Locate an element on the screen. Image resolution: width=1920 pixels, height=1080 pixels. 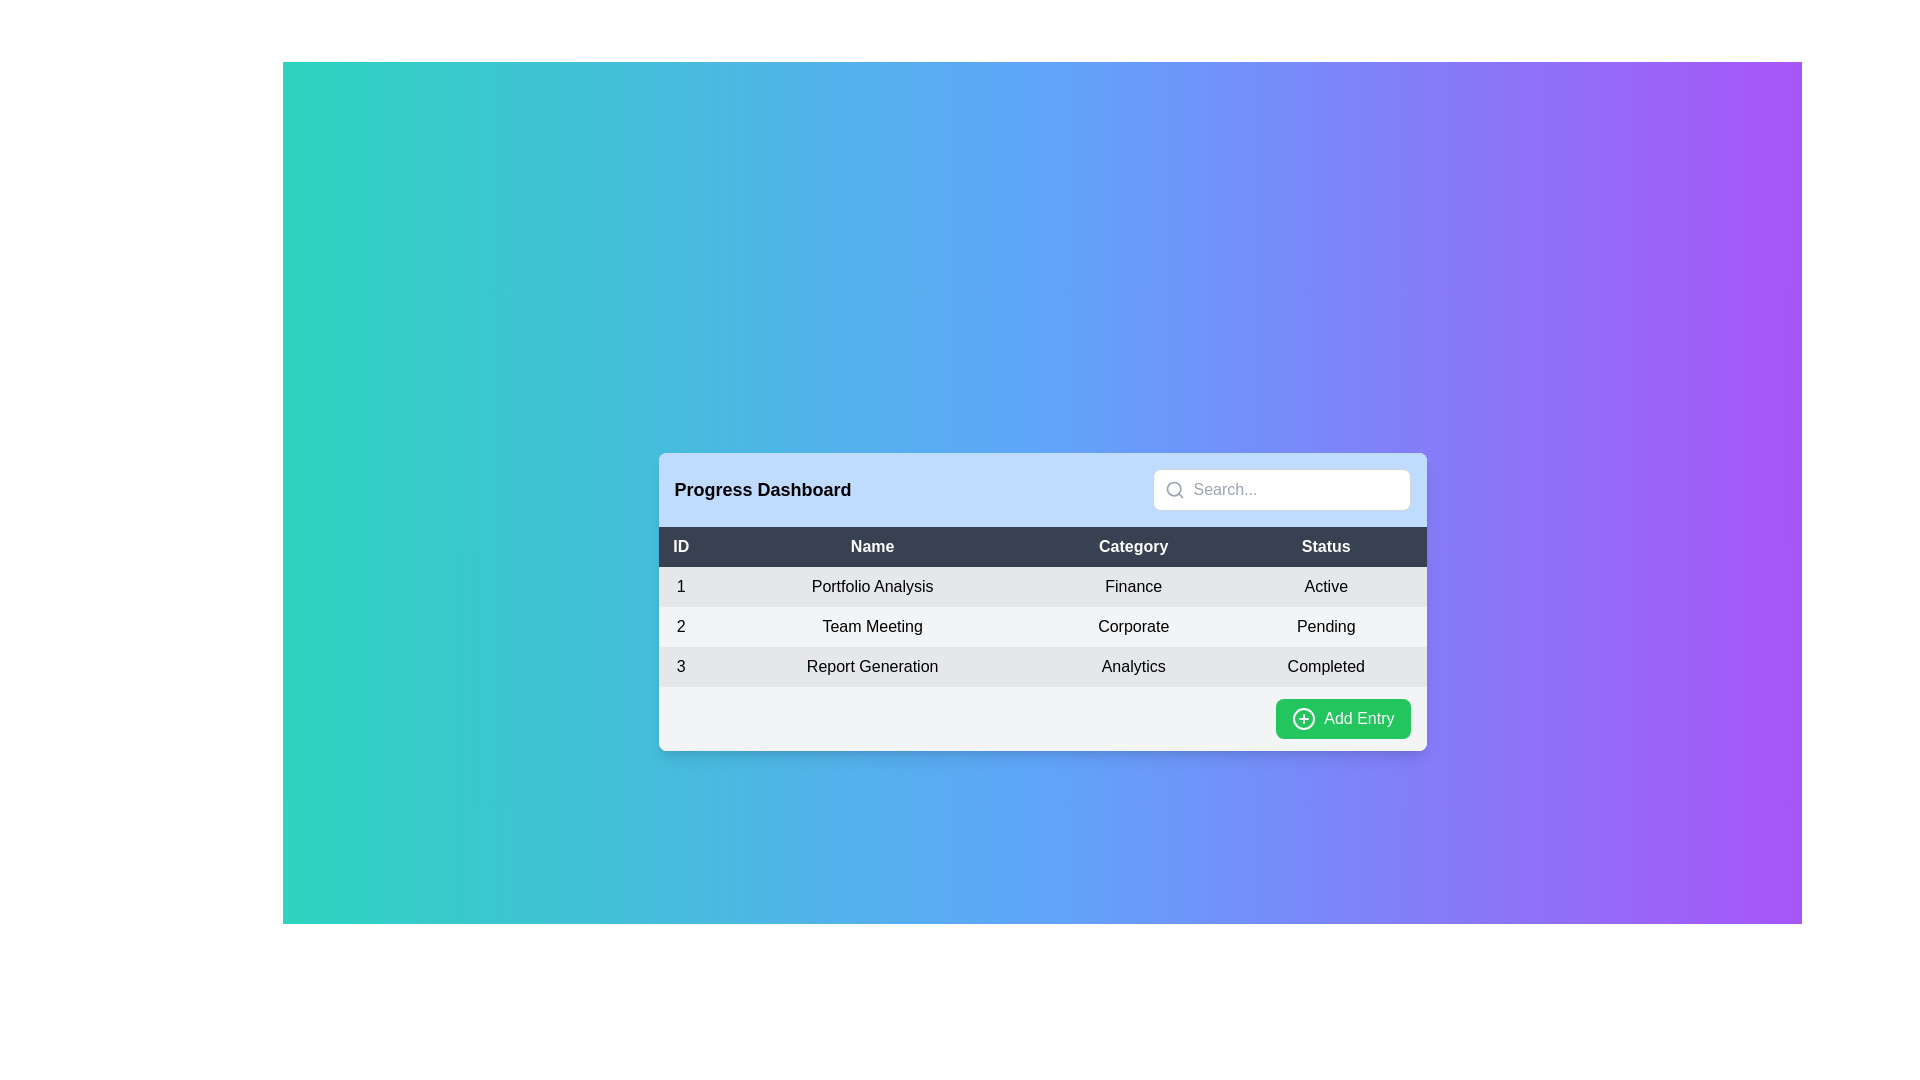
the text label that identifies the second row in the table labeled '2', which serves as a reference for the user is located at coordinates (681, 626).